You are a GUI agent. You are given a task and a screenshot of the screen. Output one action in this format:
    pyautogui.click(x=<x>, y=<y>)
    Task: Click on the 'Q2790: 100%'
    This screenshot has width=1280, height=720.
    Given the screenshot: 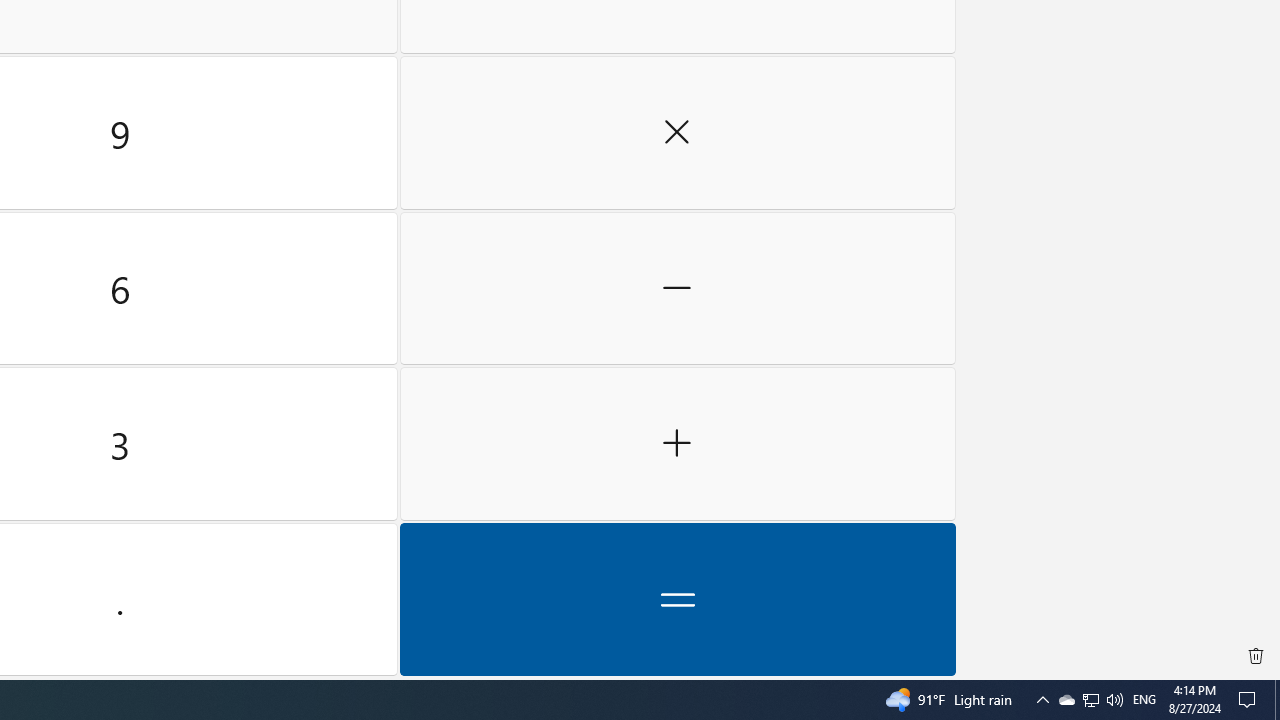 What is the action you would take?
    pyautogui.click(x=1113, y=698)
    